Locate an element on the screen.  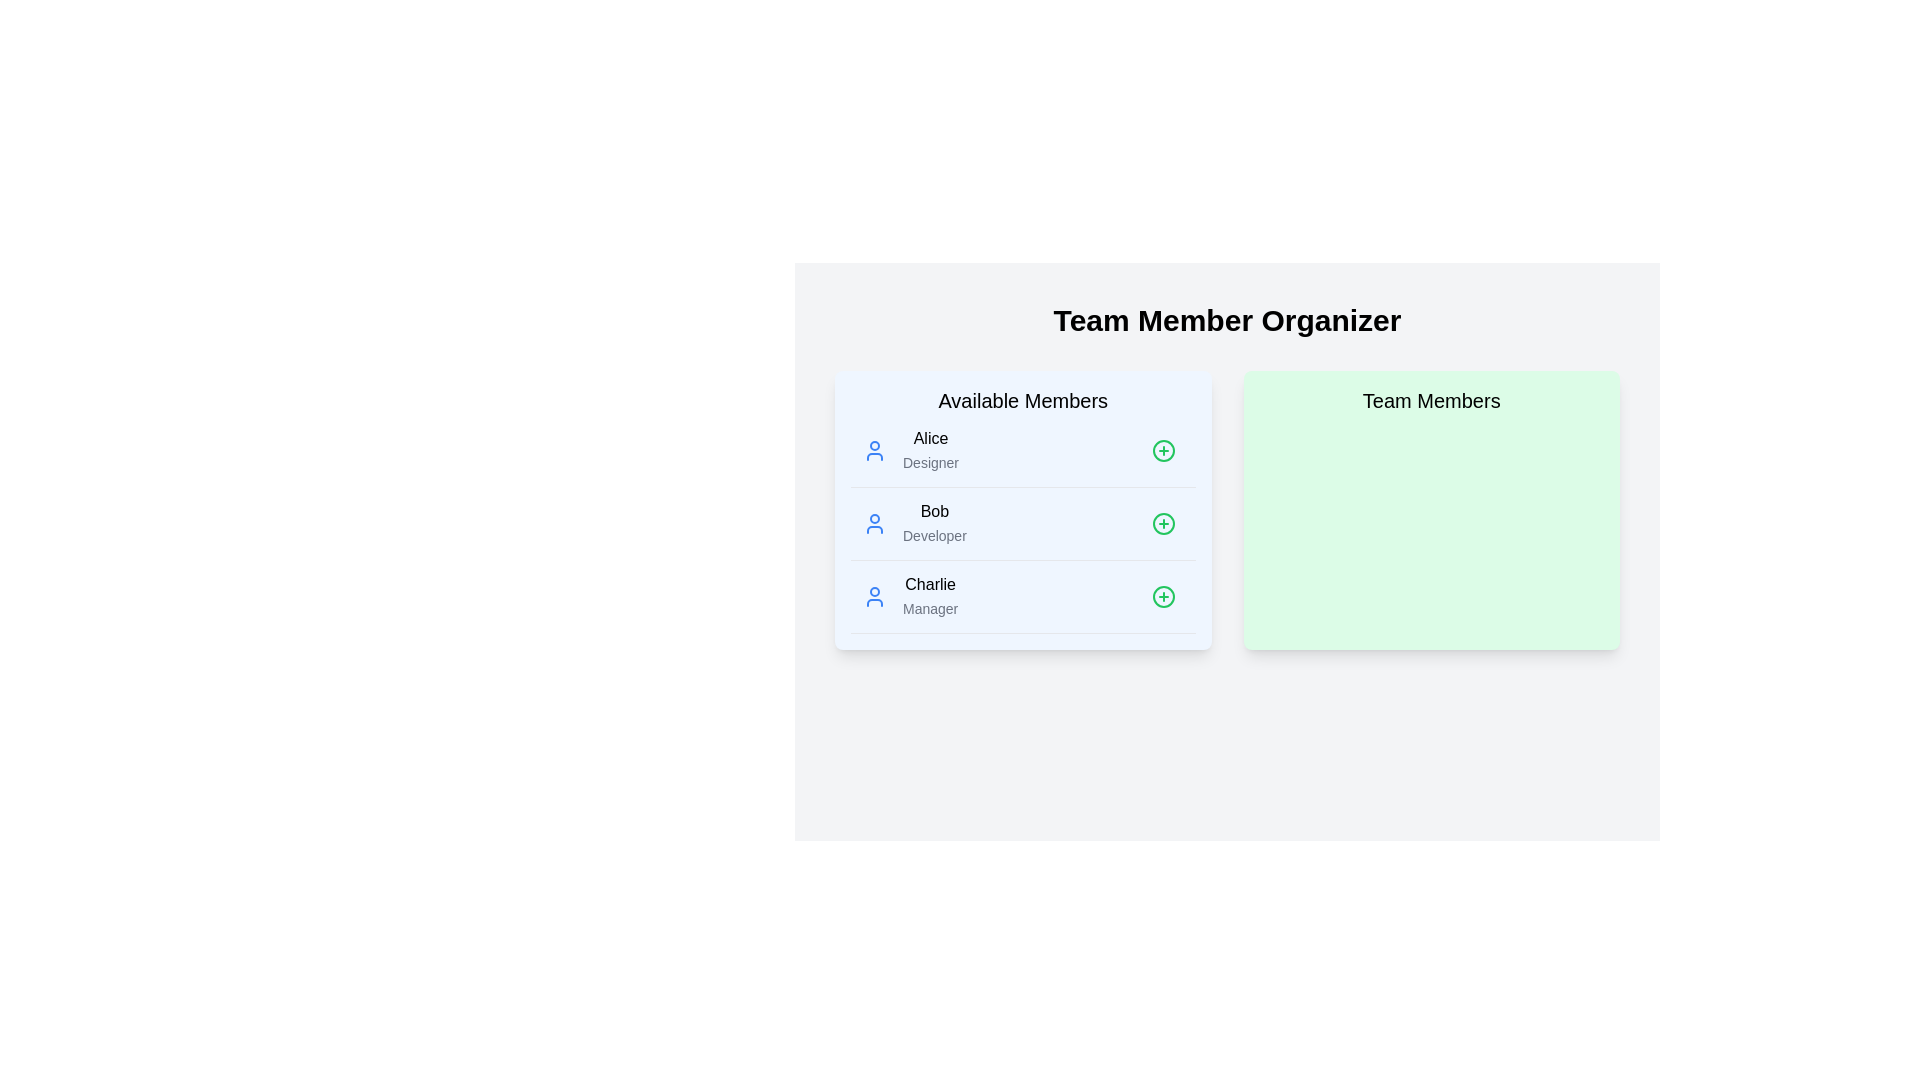
the icons in the 'Available Members' list item, specifically in the second row, which displays the member's details below 'Alice Designer' and above 'Charlie Manager' is located at coordinates (1023, 509).